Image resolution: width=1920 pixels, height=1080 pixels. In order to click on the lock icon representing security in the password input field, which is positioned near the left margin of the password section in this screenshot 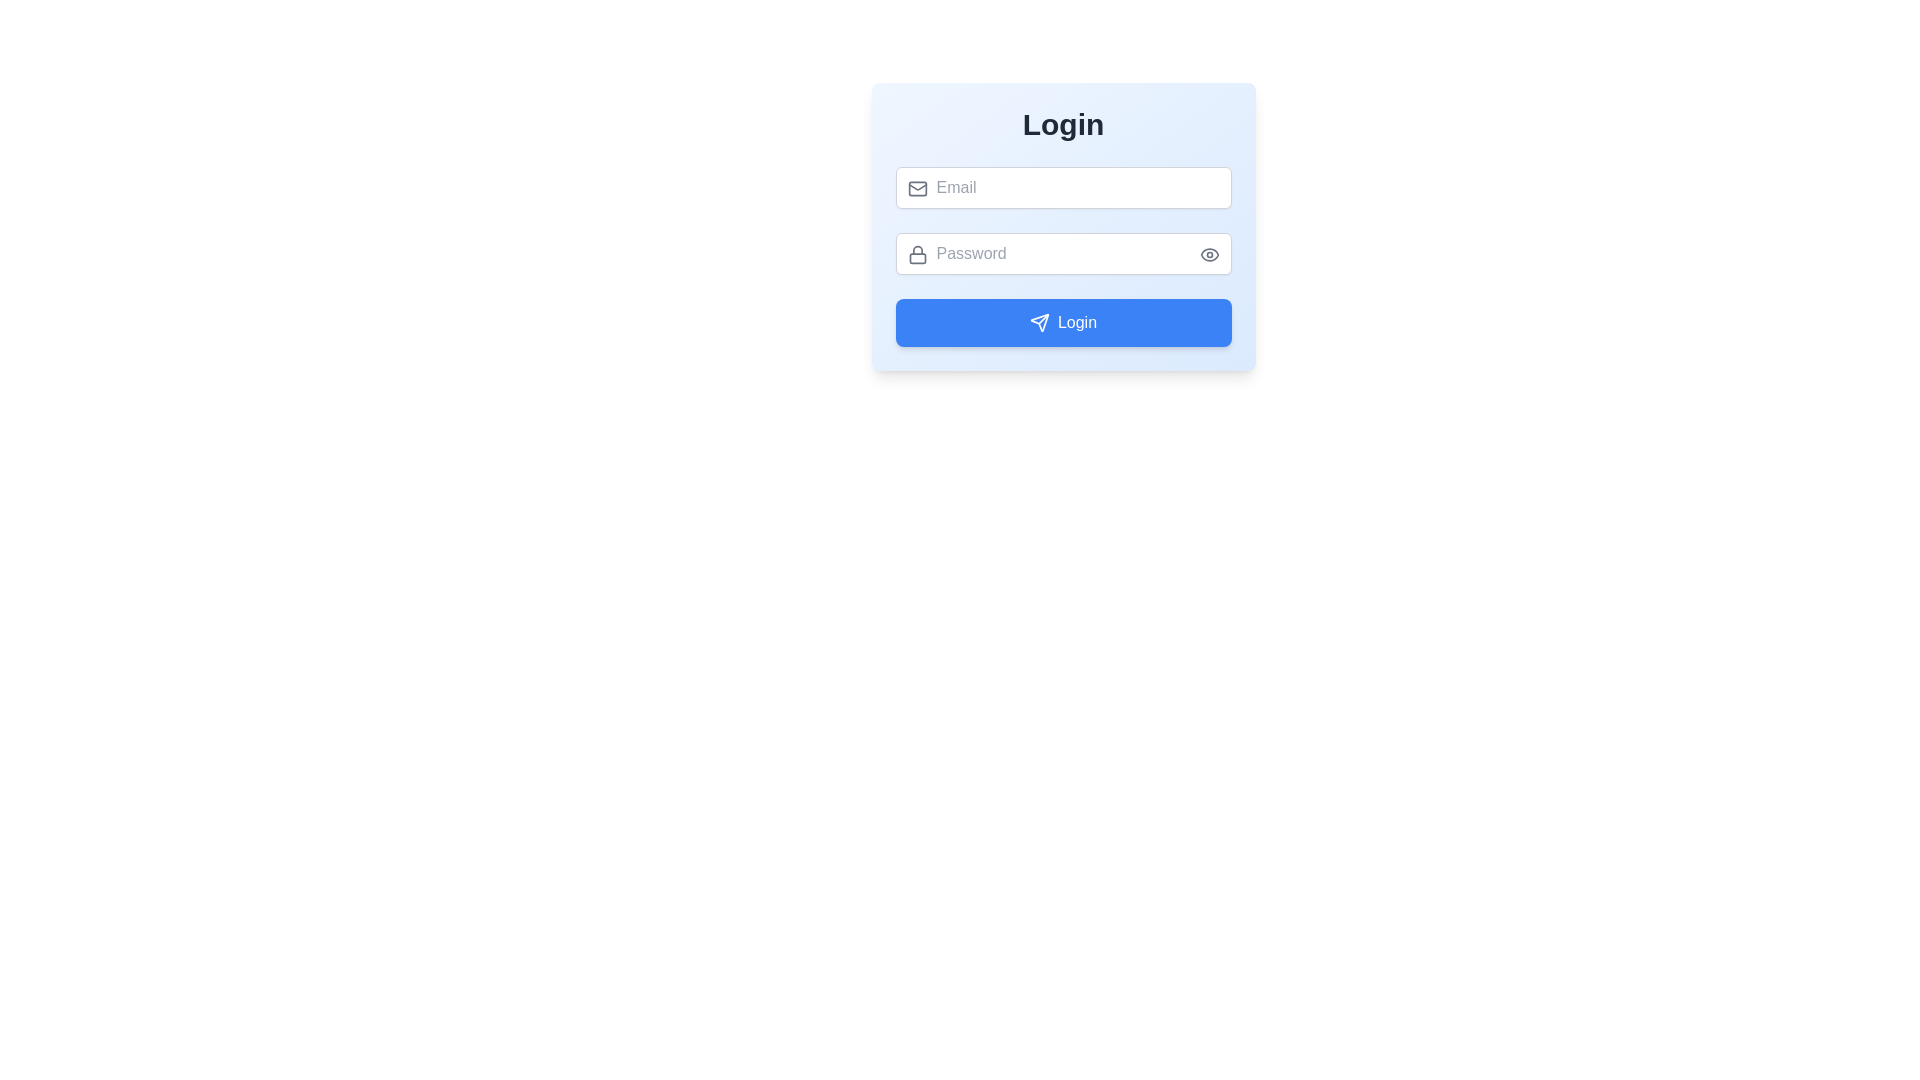, I will do `click(916, 253)`.